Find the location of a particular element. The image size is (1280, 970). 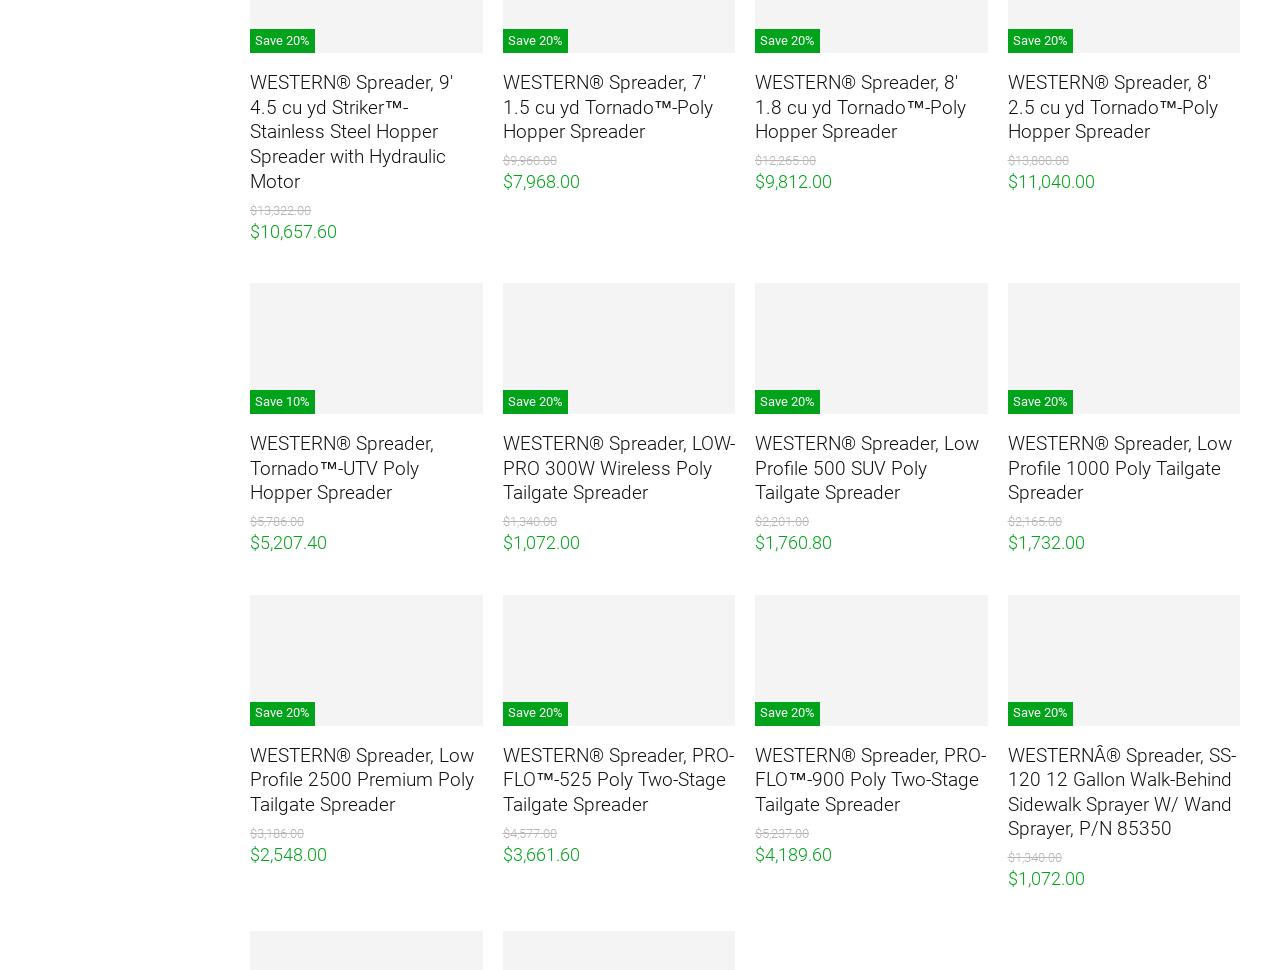

'$1,760.80' is located at coordinates (792, 541).